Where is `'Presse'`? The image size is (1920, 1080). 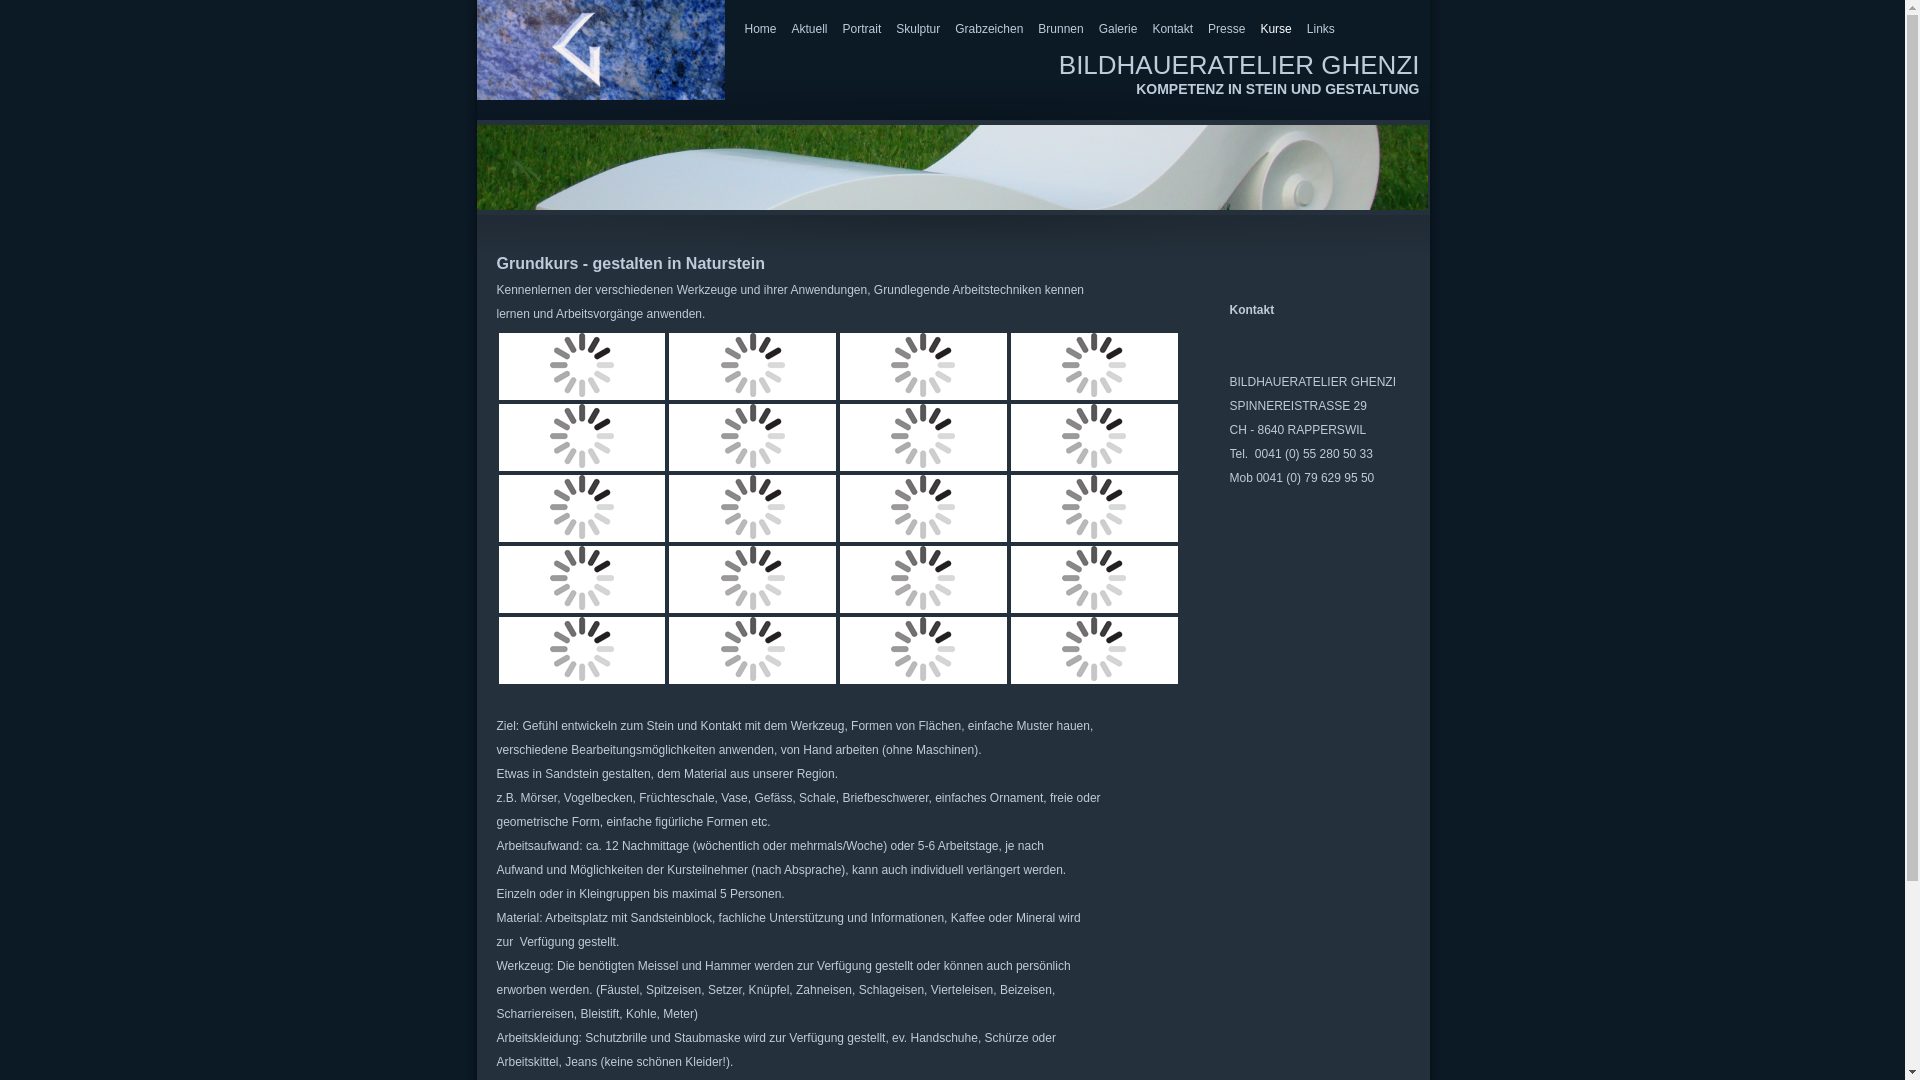 'Presse' is located at coordinates (1207, 29).